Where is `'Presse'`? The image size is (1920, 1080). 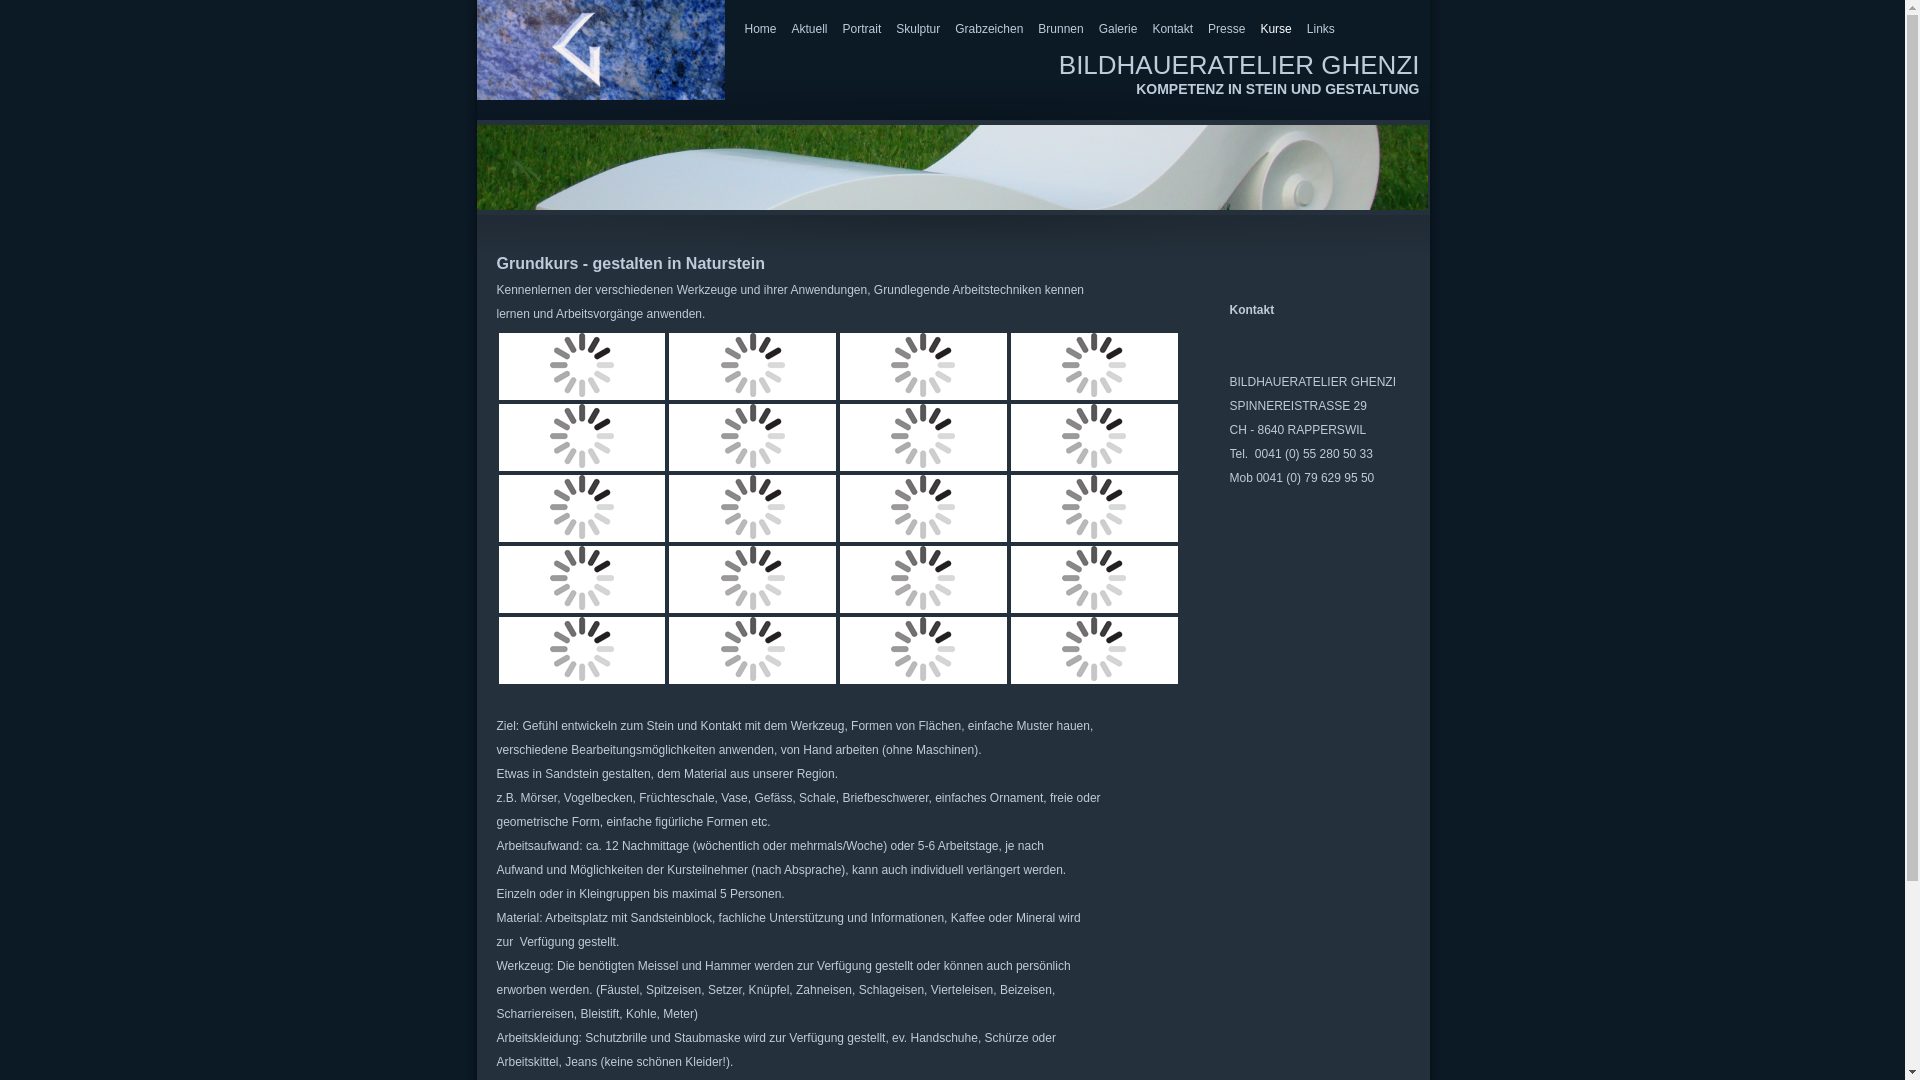 'Presse' is located at coordinates (1207, 29).